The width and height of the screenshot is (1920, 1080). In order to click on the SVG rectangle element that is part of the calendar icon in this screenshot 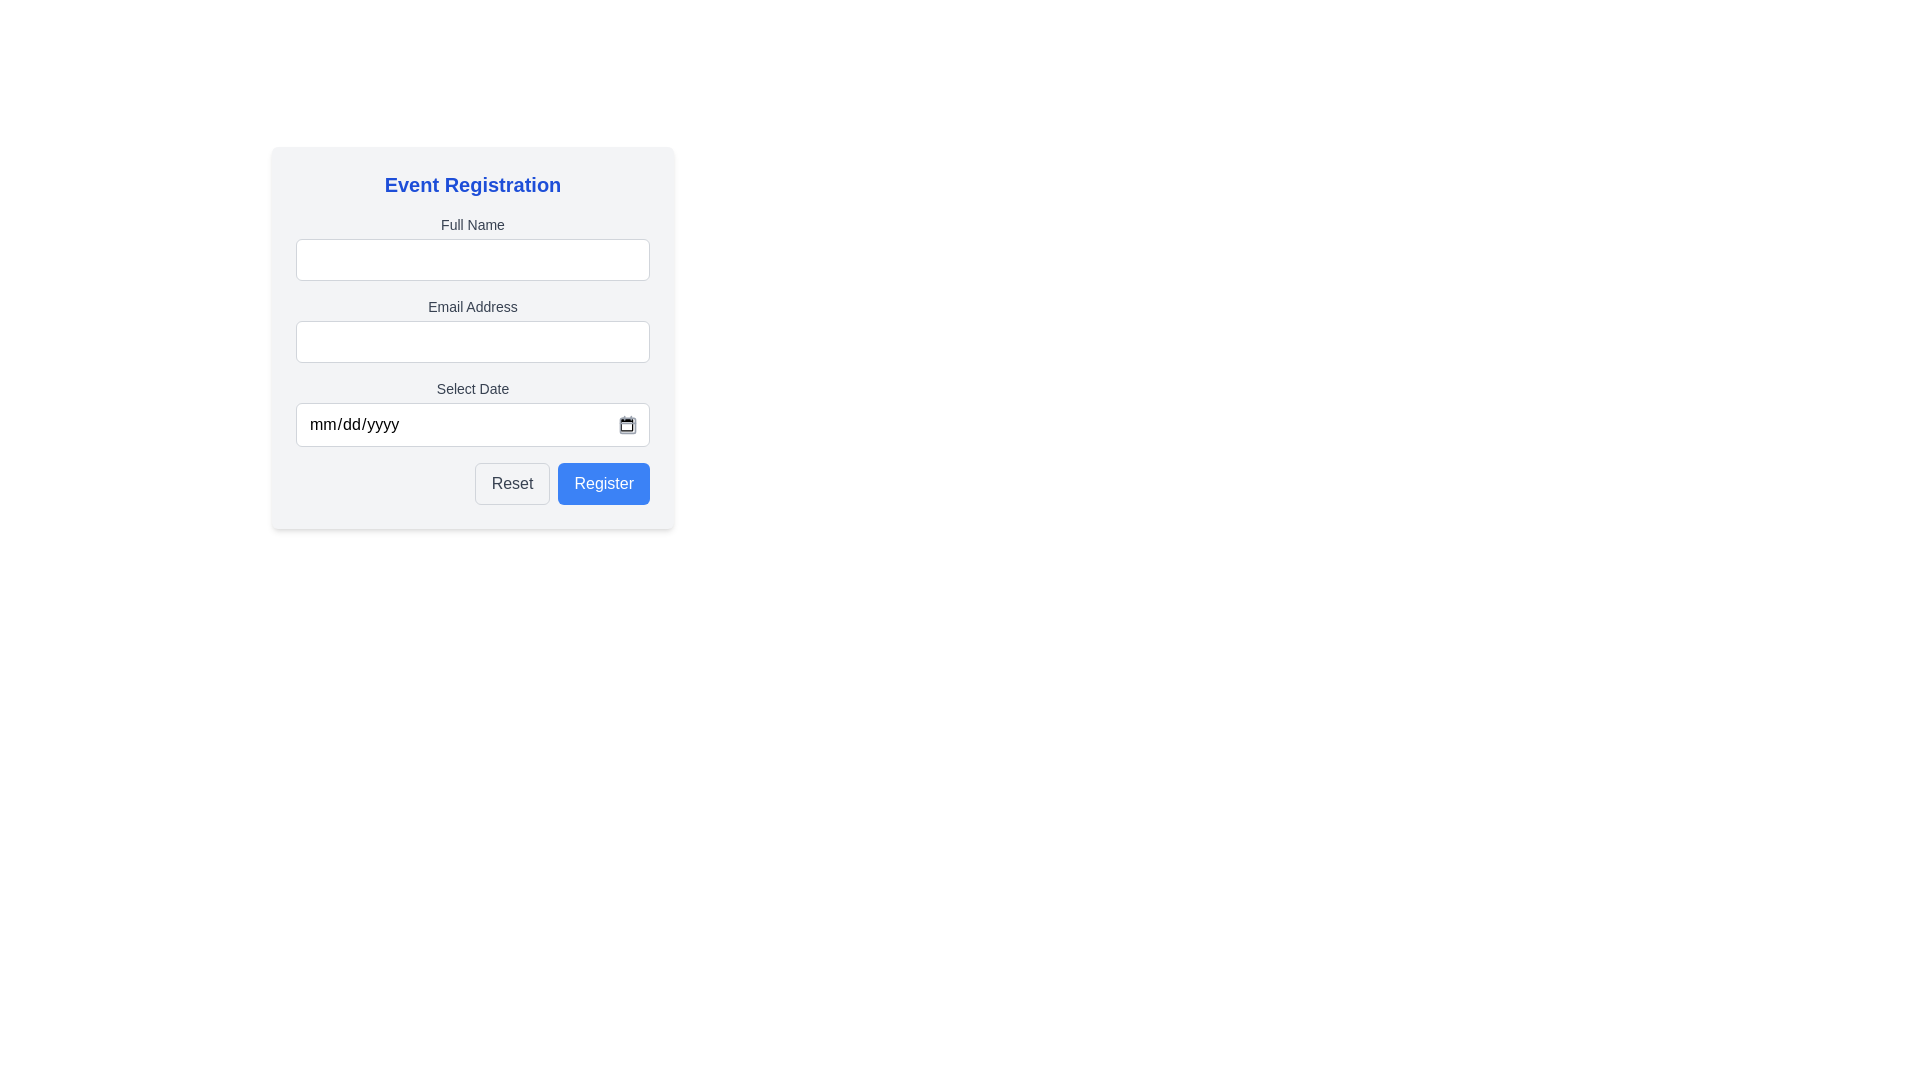, I will do `click(627, 423)`.